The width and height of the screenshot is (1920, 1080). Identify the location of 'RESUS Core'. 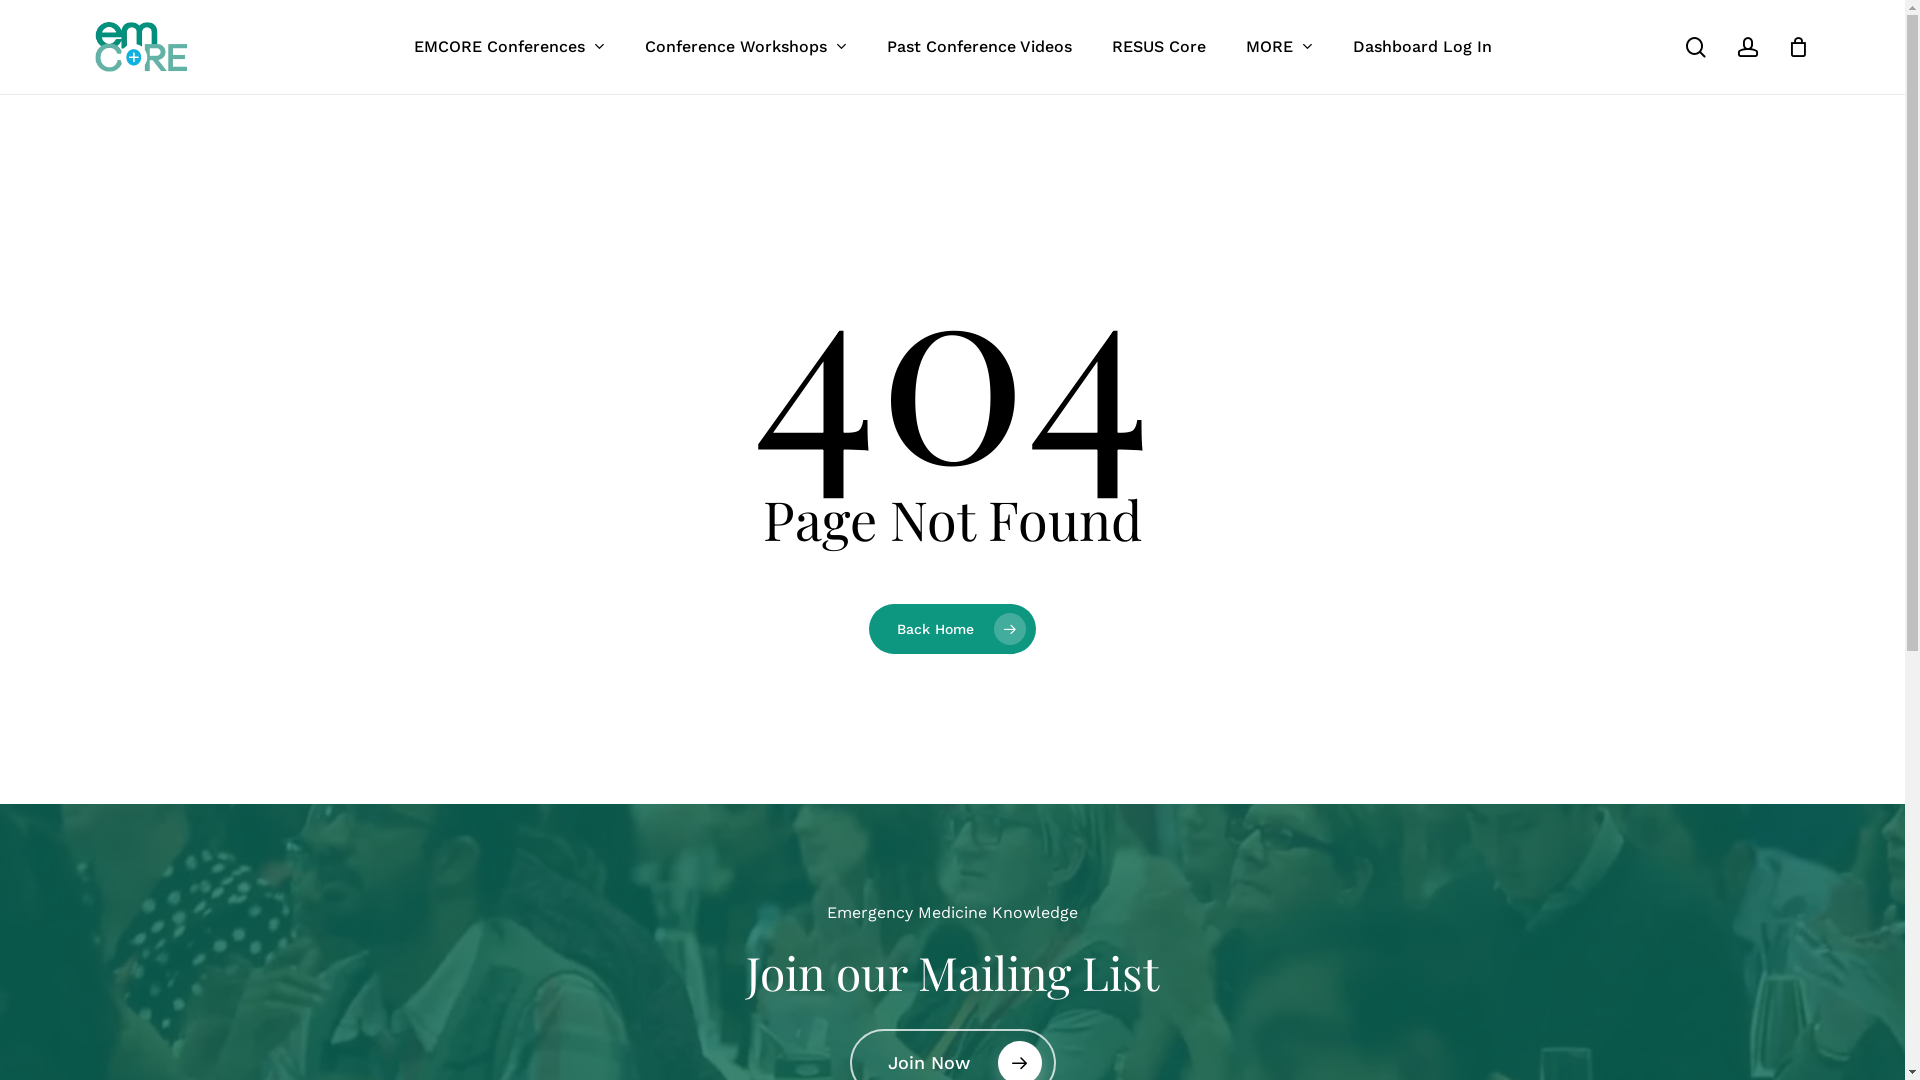
(1158, 45).